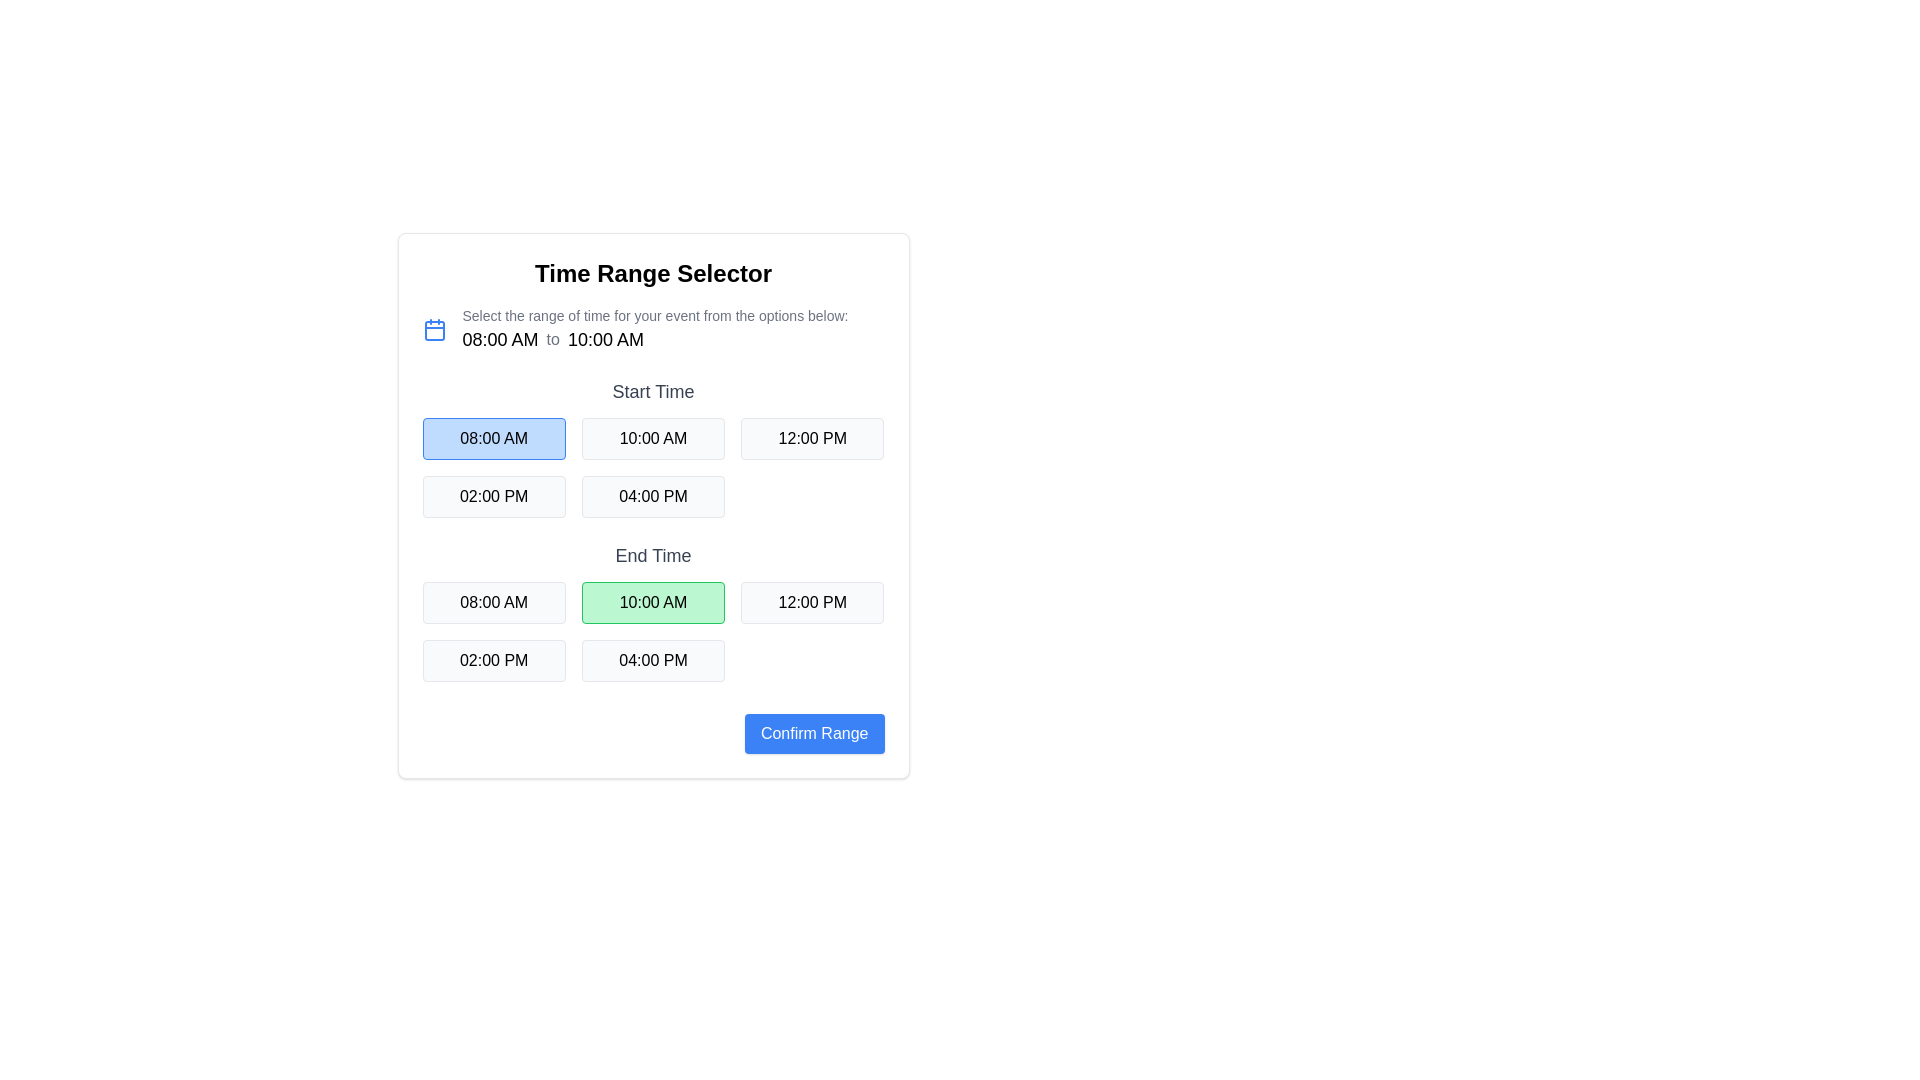 The height and width of the screenshot is (1080, 1920). What do you see at coordinates (653, 660) in the screenshot?
I see `the '04:00 PM' button located in the 'End Time' section for keyboard navigation` at bounding box center [653, 660].